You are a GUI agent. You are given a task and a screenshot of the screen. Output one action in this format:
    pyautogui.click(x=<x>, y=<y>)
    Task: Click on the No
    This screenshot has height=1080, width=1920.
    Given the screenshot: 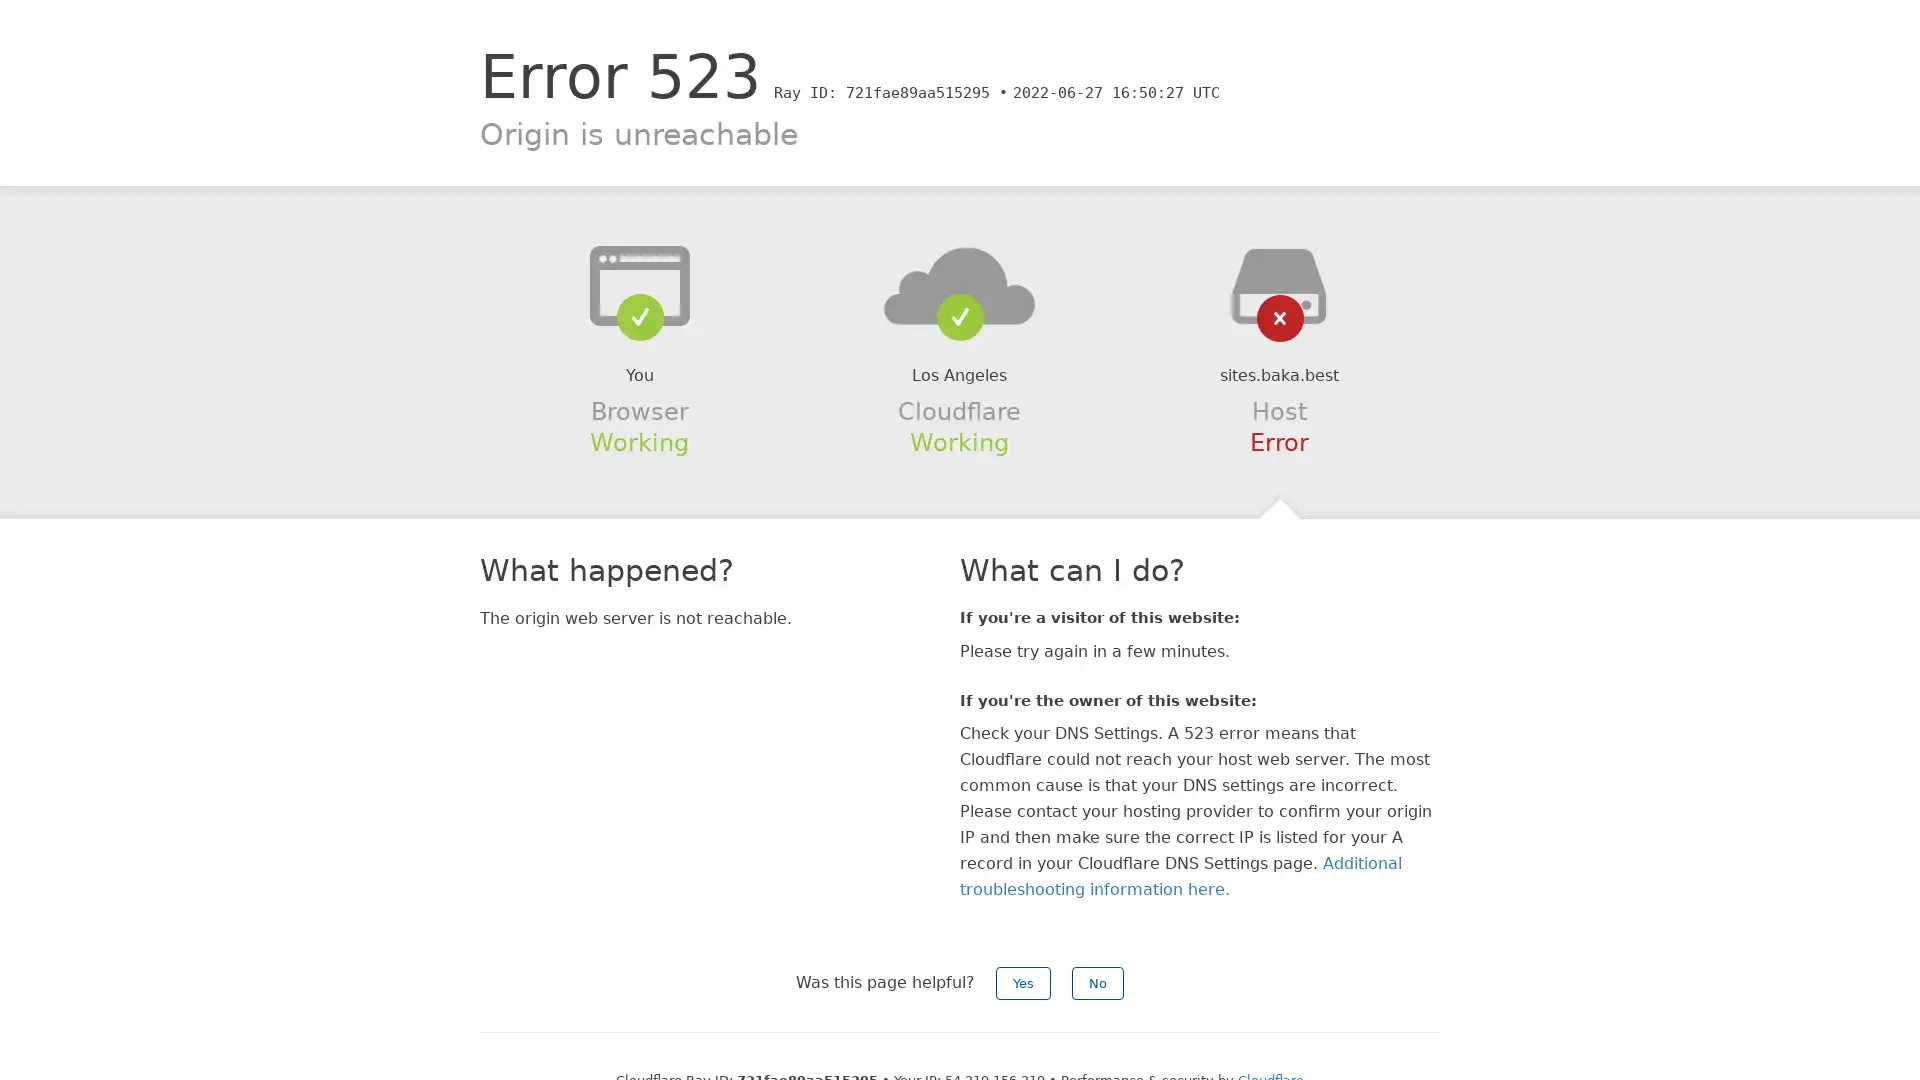 What is the action you would take?
    pyautogui.click(x=1097, y=982)
    